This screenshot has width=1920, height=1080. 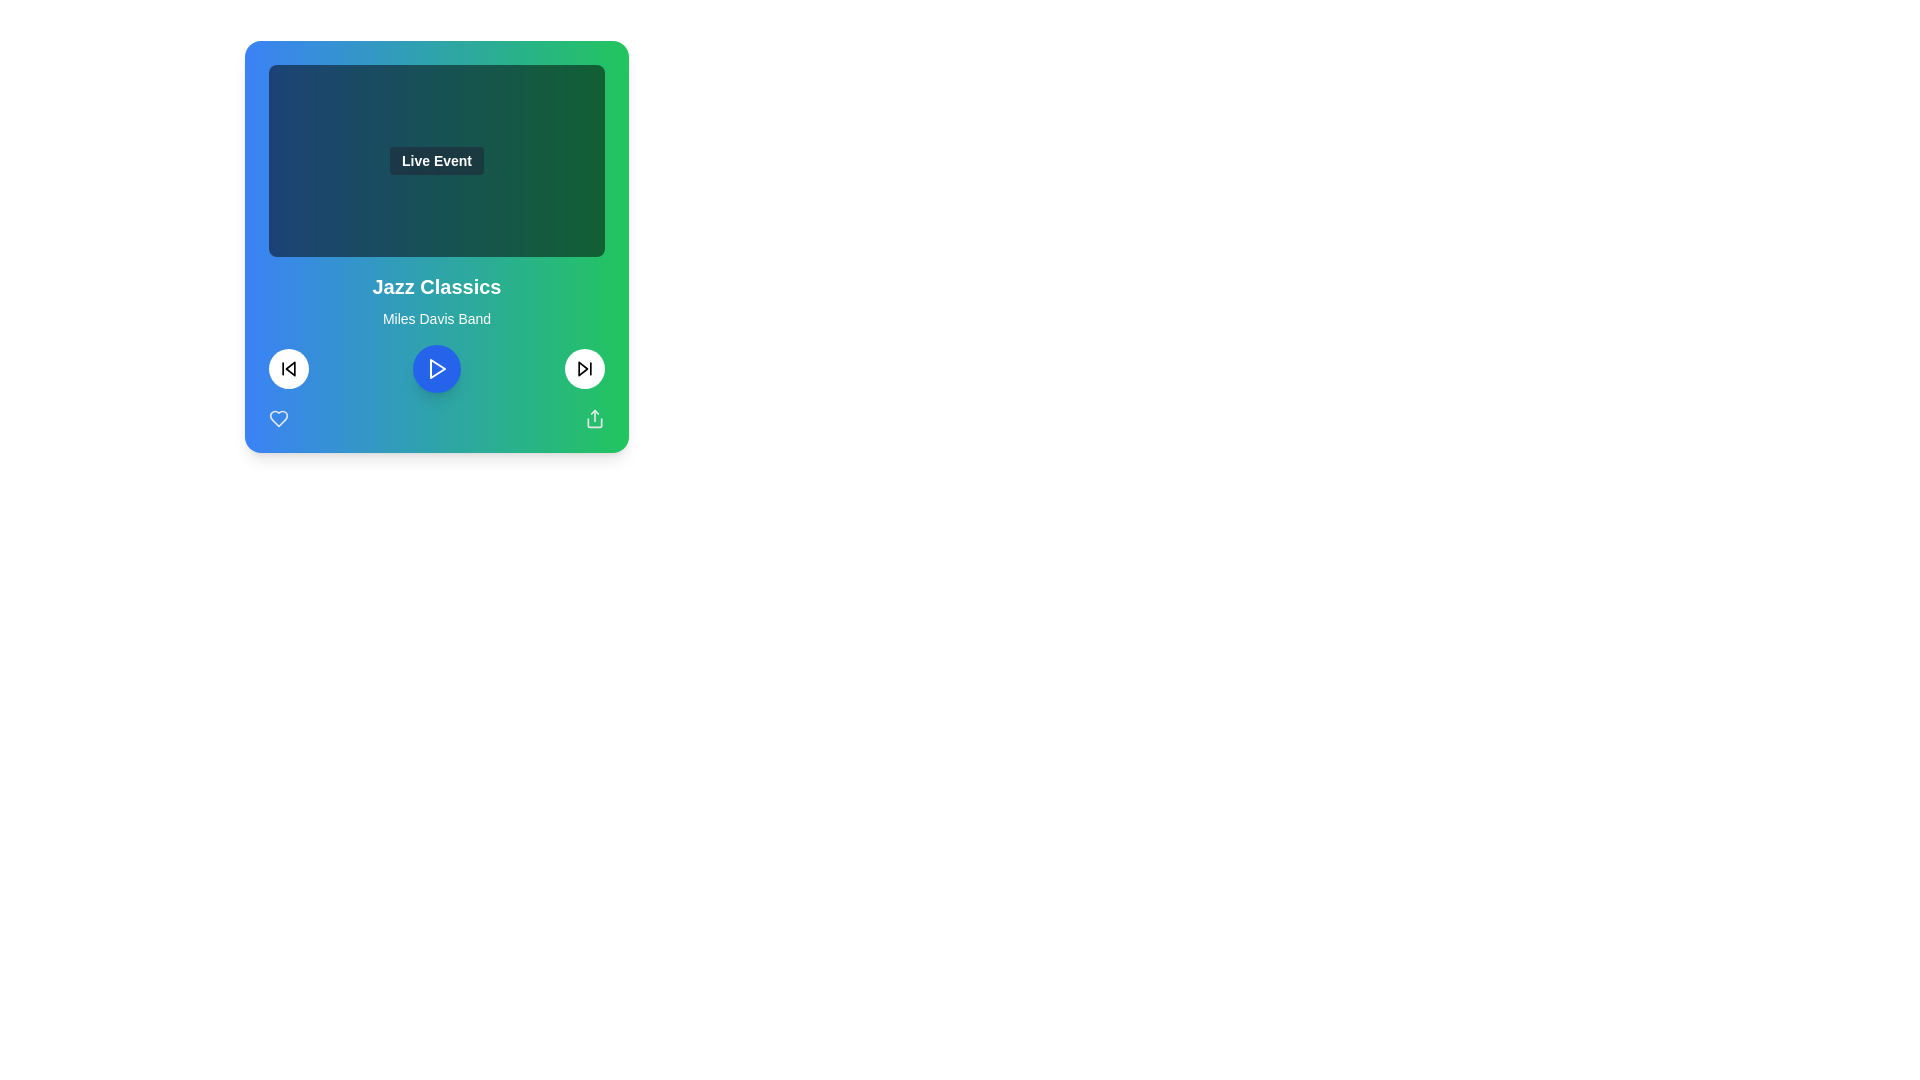 I want to click on the backward skip icon inside the circular button located on the left side of the play control panel to skip backward, so click(x=287, y=369).